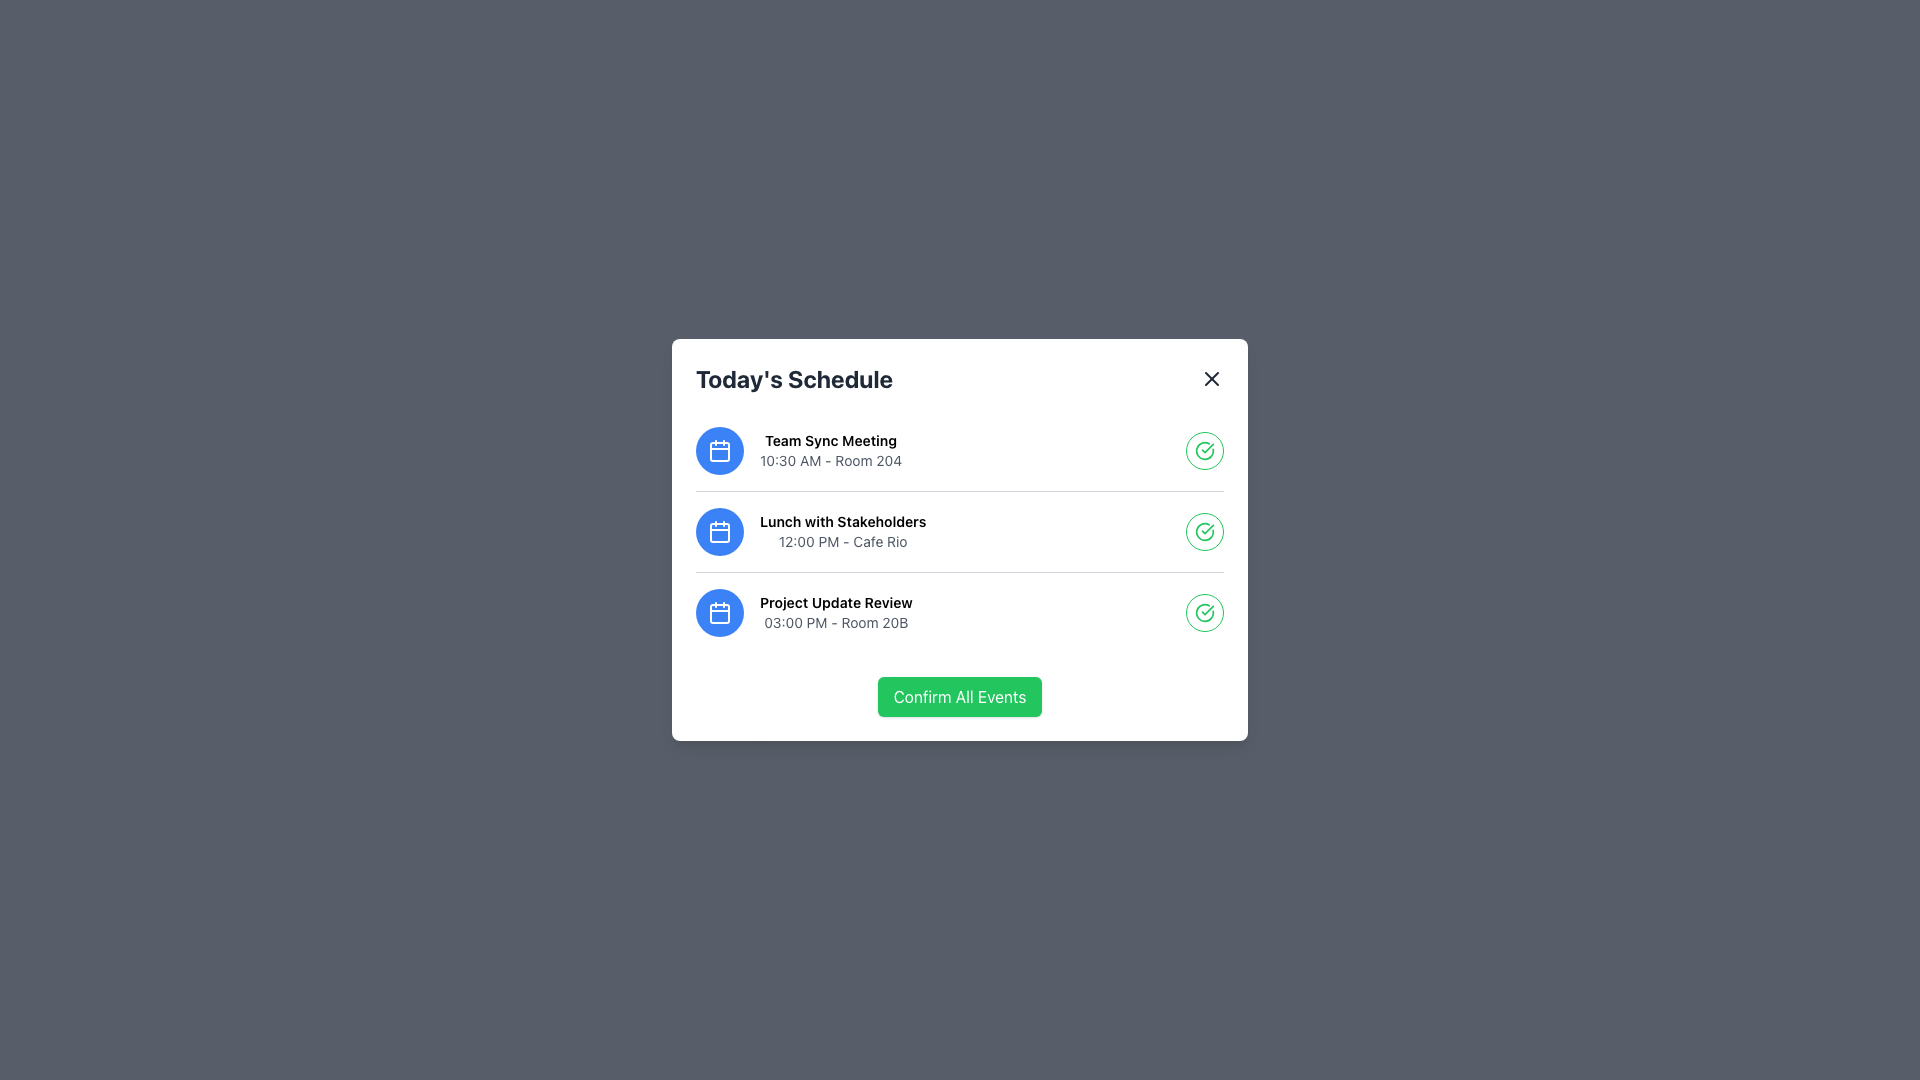  What do you see at coordinates (1203, 451) in the screenshot?
I see `the circular icon with a green border and a green checkmark, located to the right of the 'Team Sync Meeting' text in the vertical list of events` at bounding box center [1203, 451].